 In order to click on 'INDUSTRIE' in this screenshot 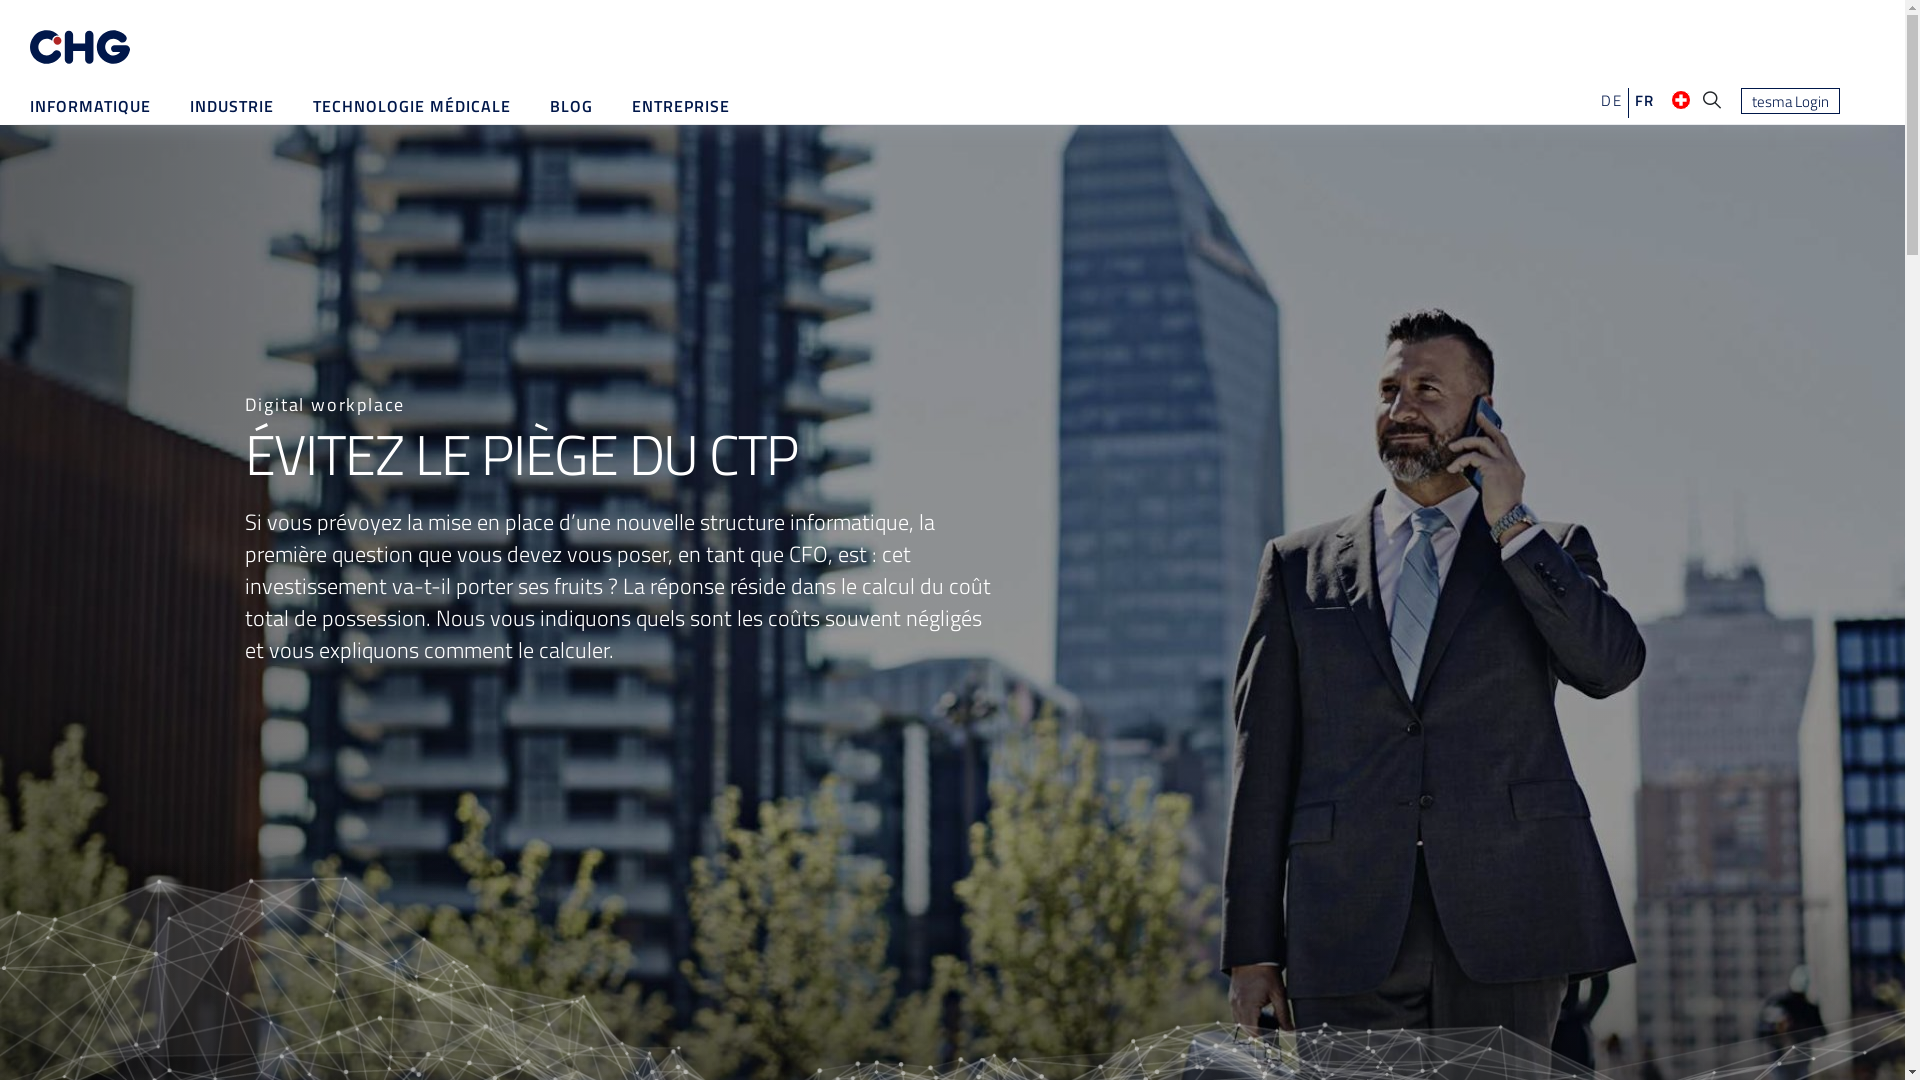, I will do `click(231, 105)`.